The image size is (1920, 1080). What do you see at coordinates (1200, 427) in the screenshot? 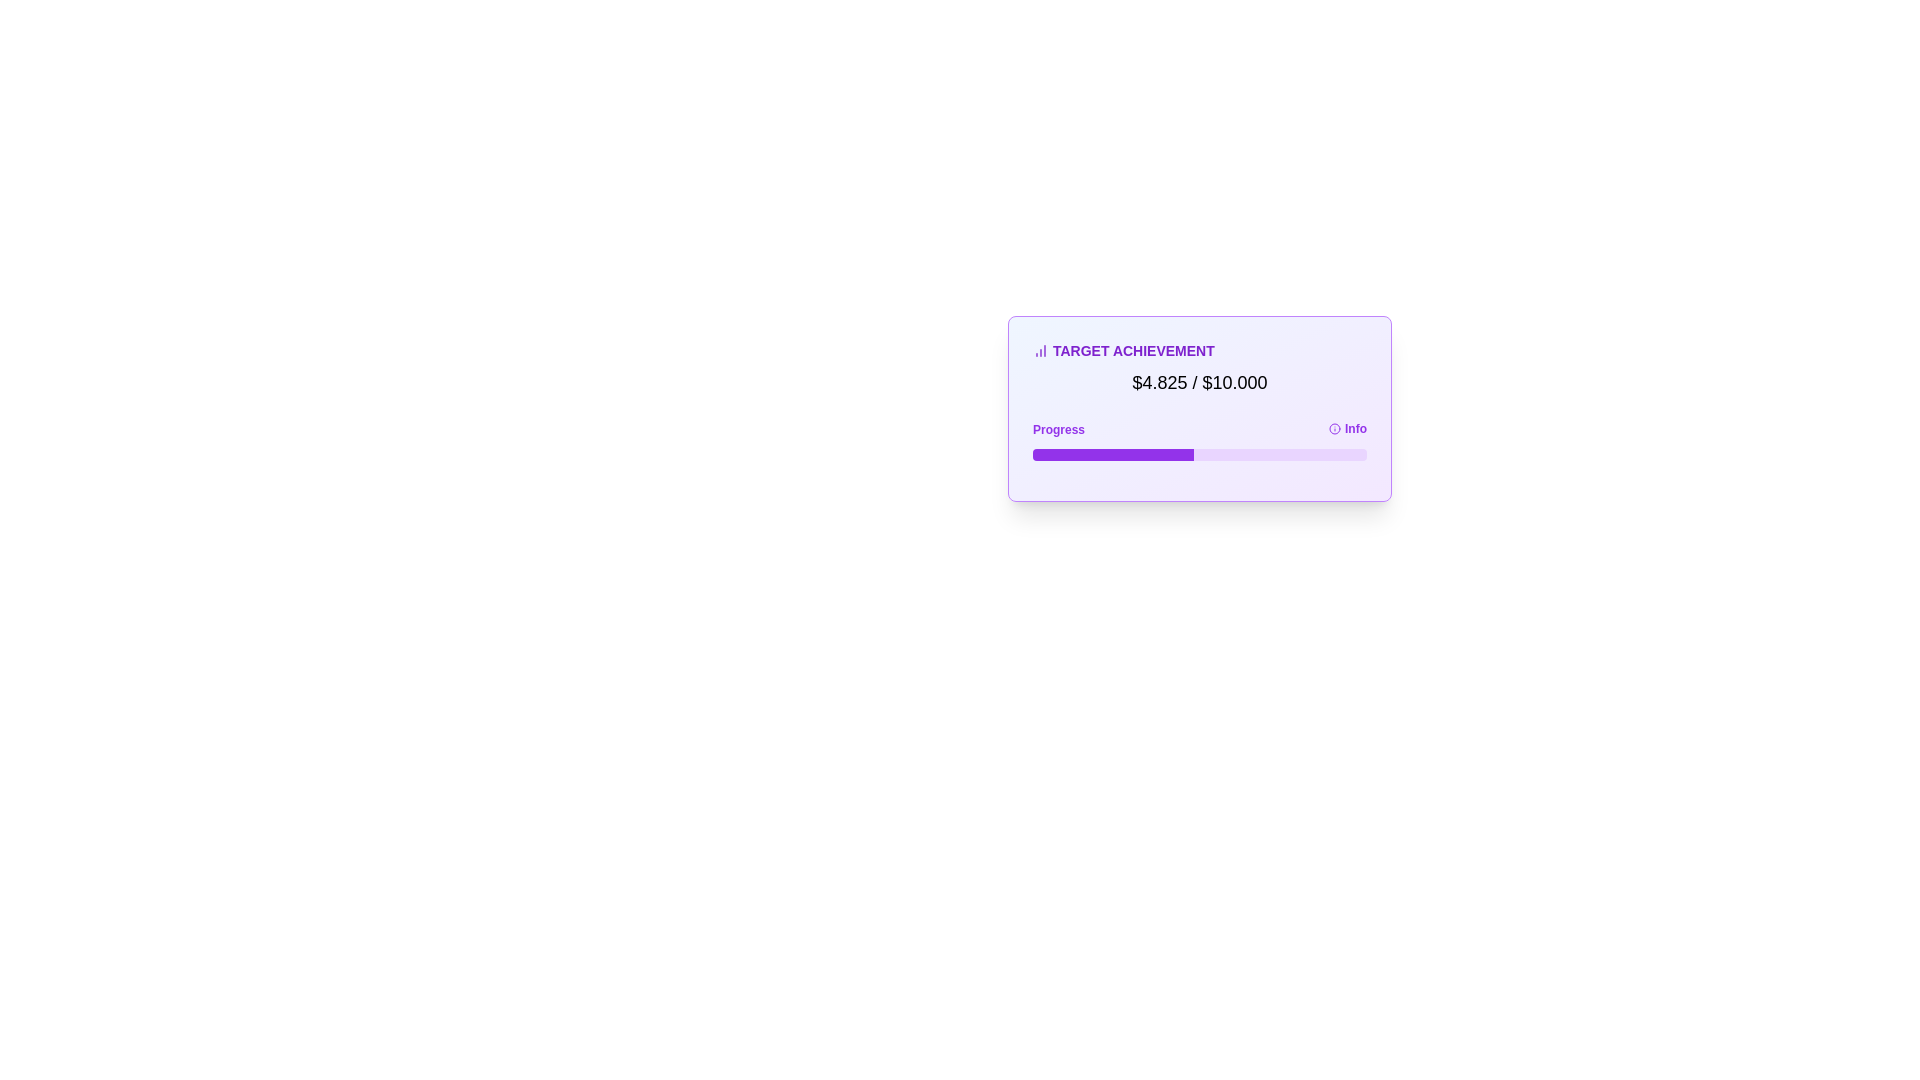
I see `the associated circular icon next to the word 'Info' in the horizontal text label element that describes a feature` at bounding box center [1200, 427].